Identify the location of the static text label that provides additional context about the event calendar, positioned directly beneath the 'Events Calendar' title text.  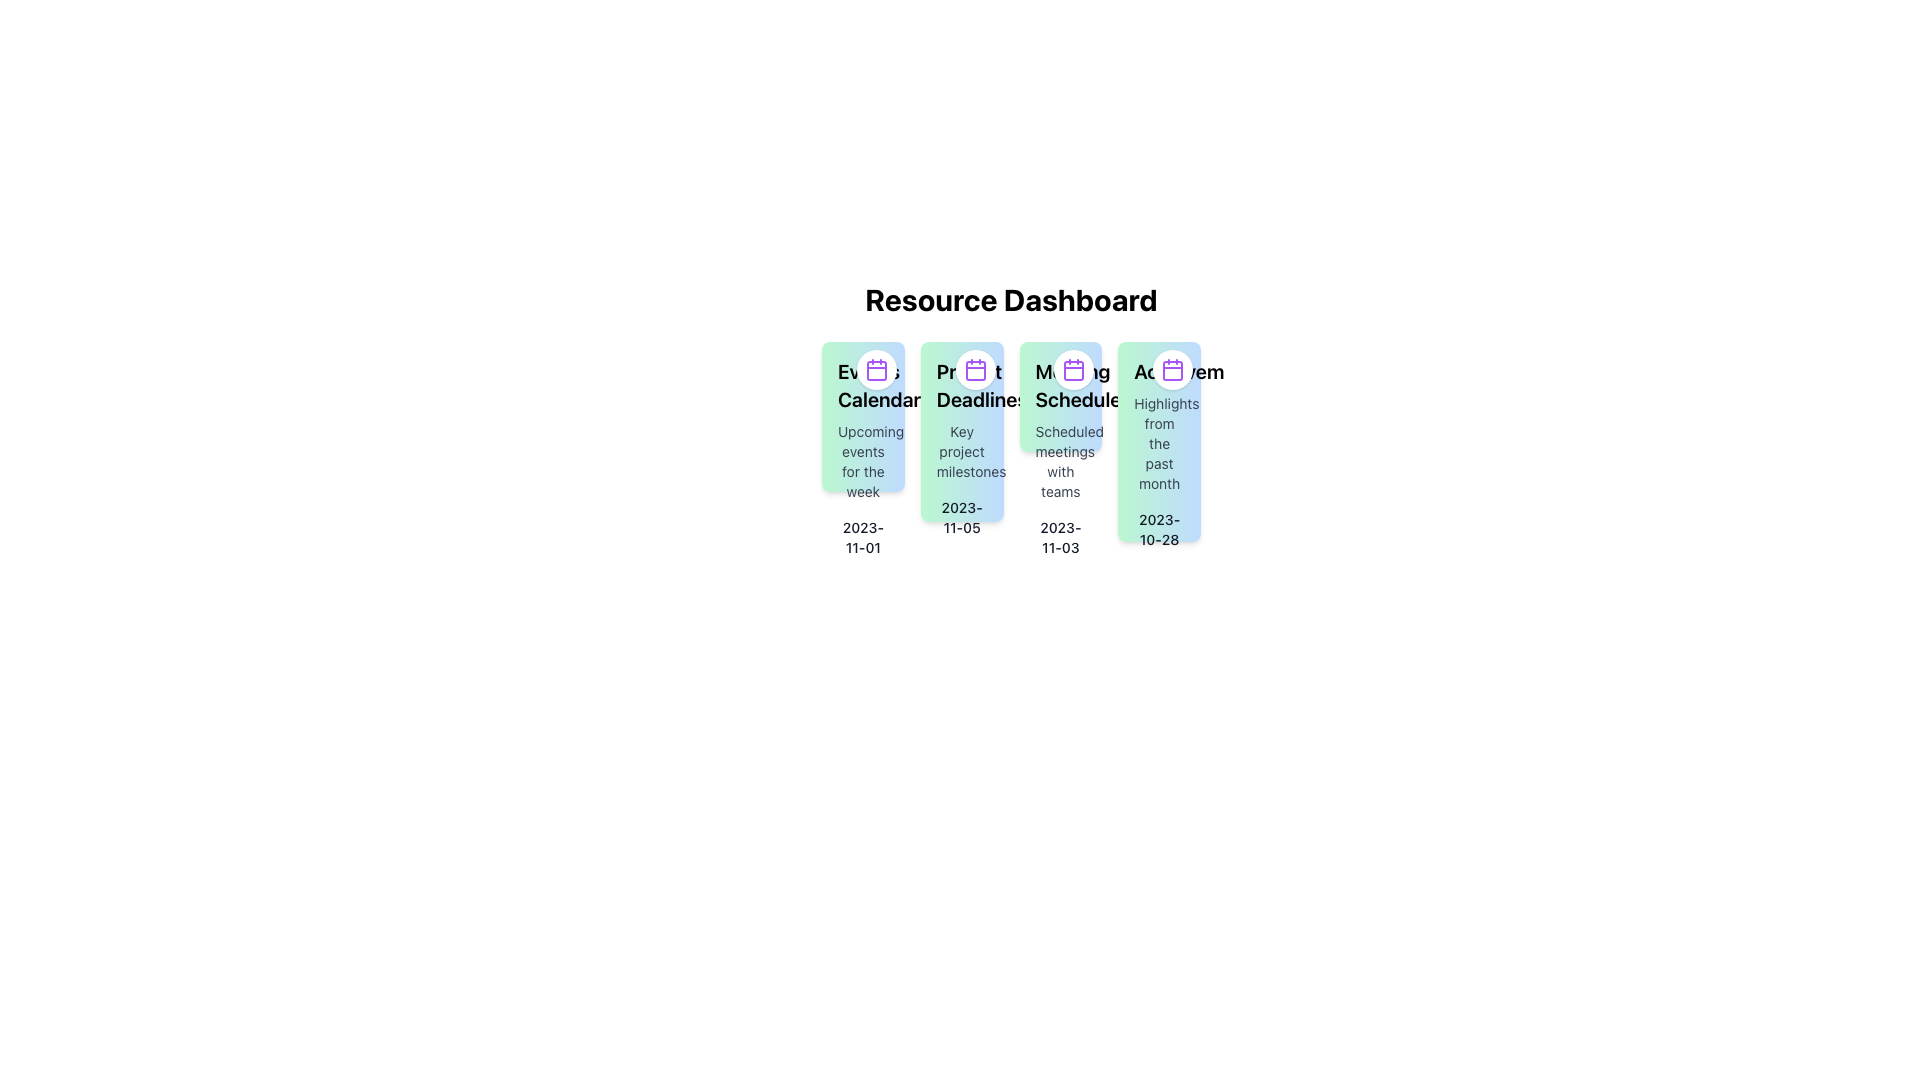
(863, 462).